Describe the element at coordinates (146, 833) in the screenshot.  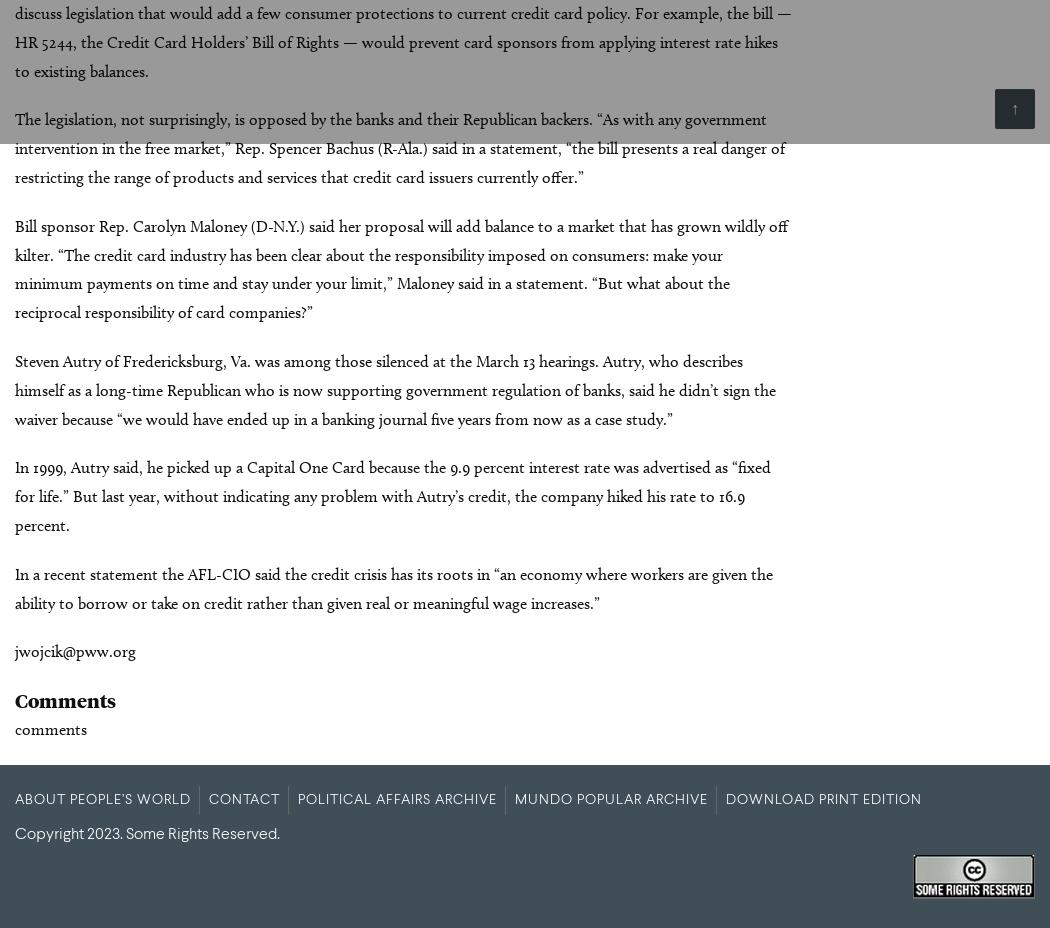
I see `'Copyright 2023. Some Rights Reserved.'` at that location.